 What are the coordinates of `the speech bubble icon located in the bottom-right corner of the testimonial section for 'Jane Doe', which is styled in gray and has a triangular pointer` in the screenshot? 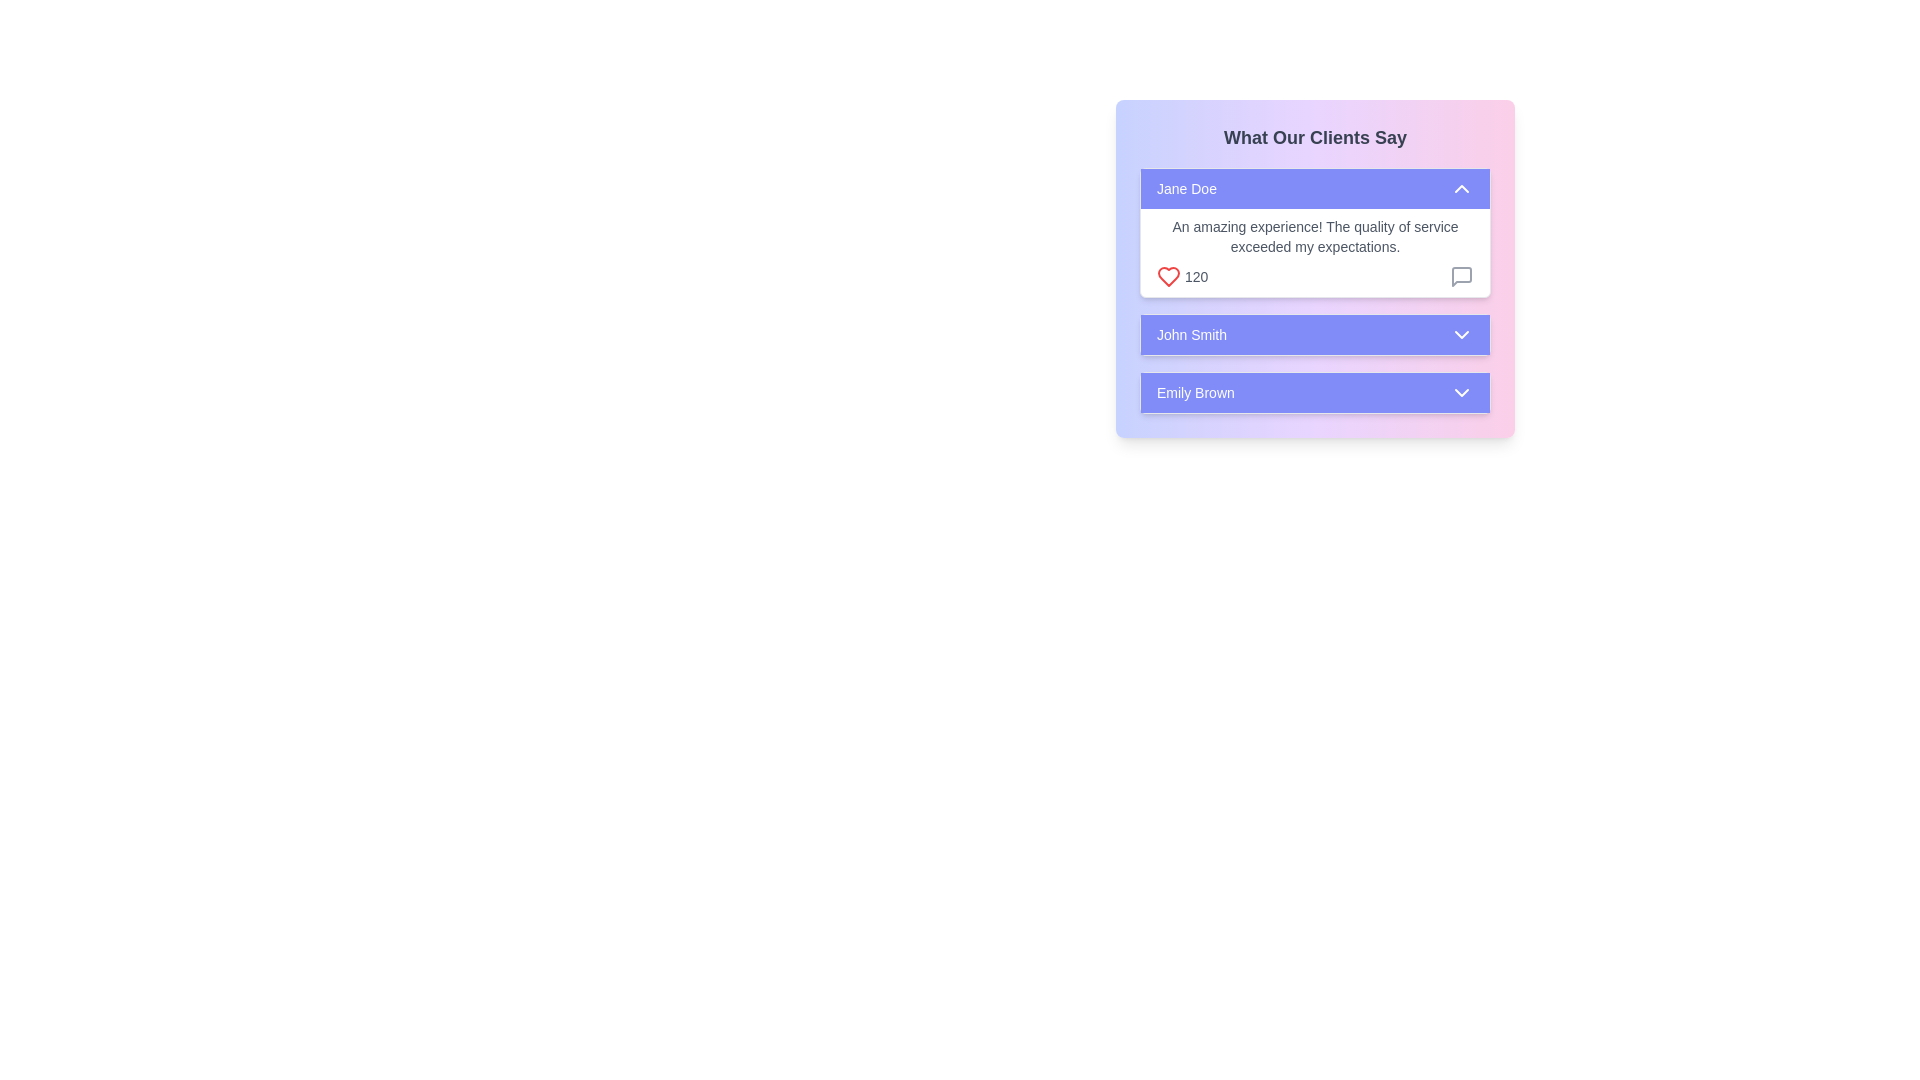 It's located at (1462, 277).